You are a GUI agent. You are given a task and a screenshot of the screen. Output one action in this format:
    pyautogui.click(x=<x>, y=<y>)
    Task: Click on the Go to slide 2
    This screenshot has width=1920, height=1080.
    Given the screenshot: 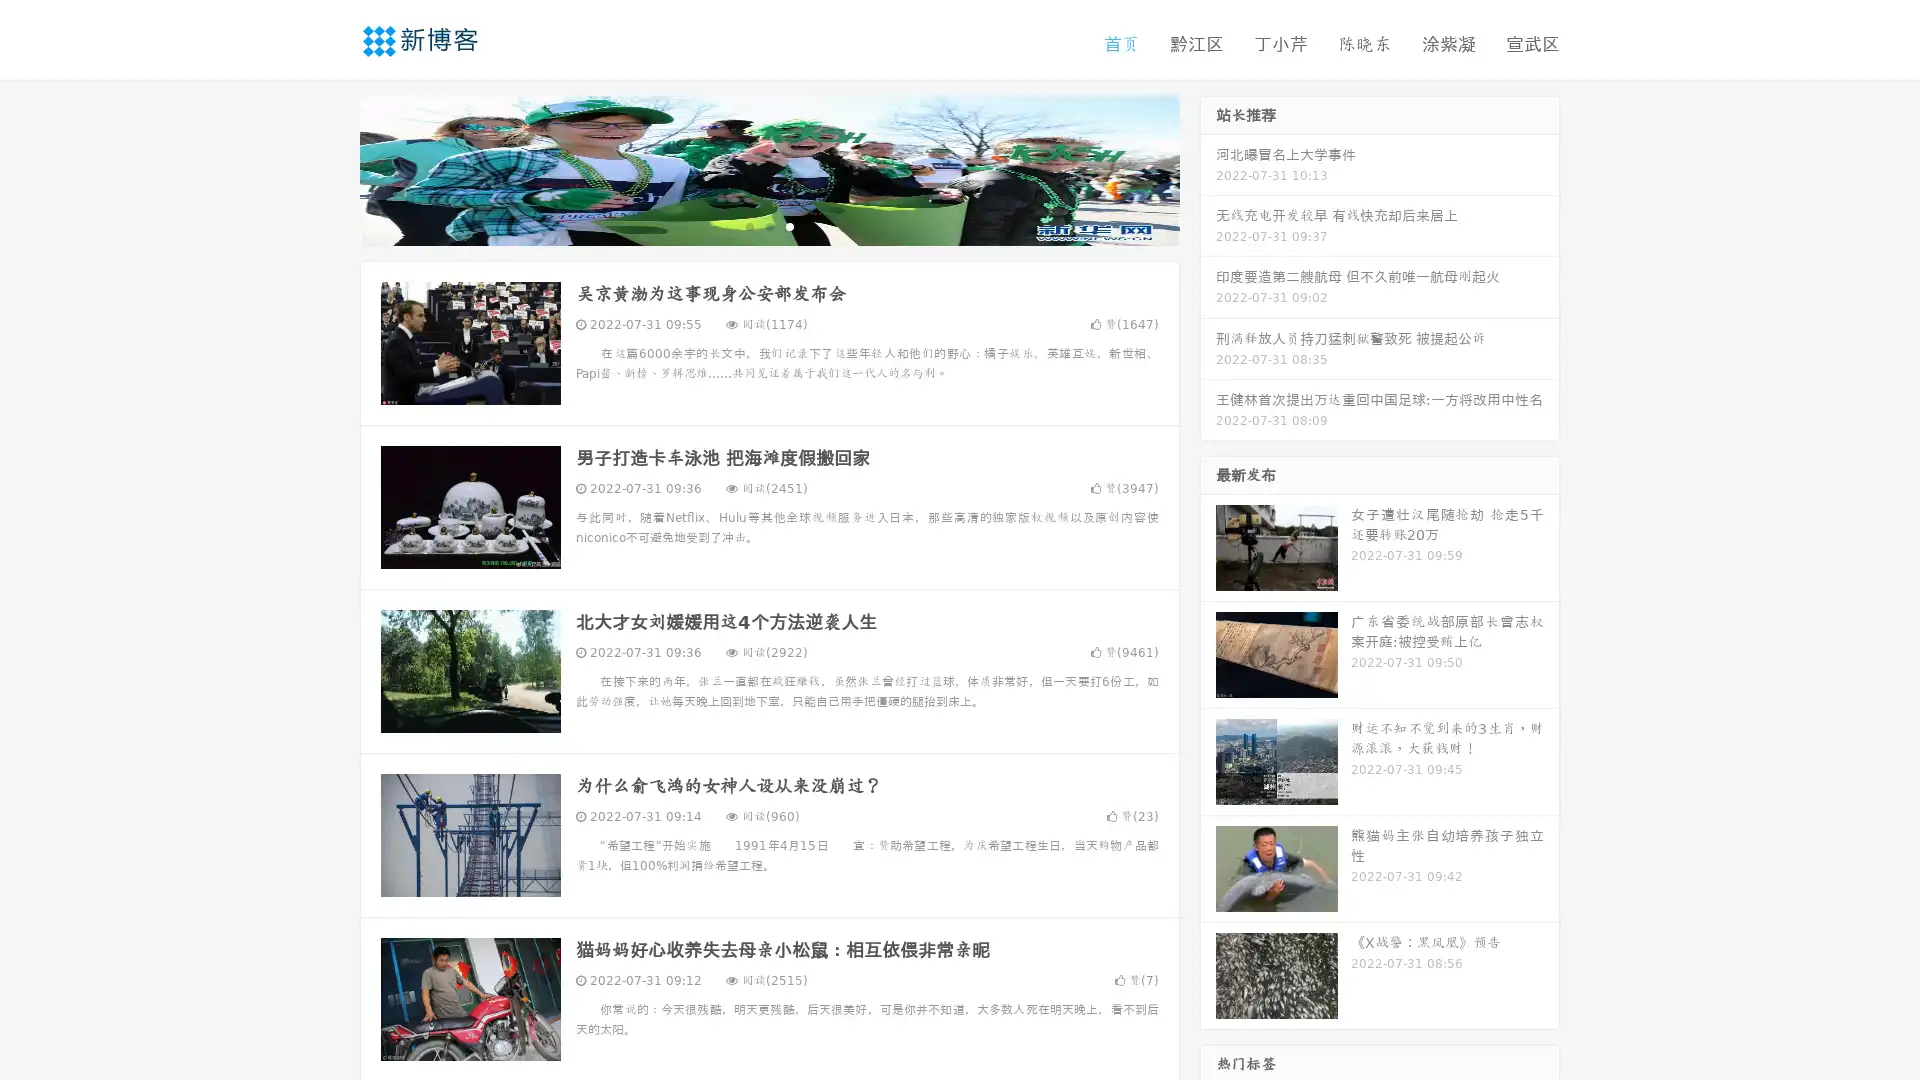 What is the action you would take?
    pyautogui.click(x=768, y=225)
    